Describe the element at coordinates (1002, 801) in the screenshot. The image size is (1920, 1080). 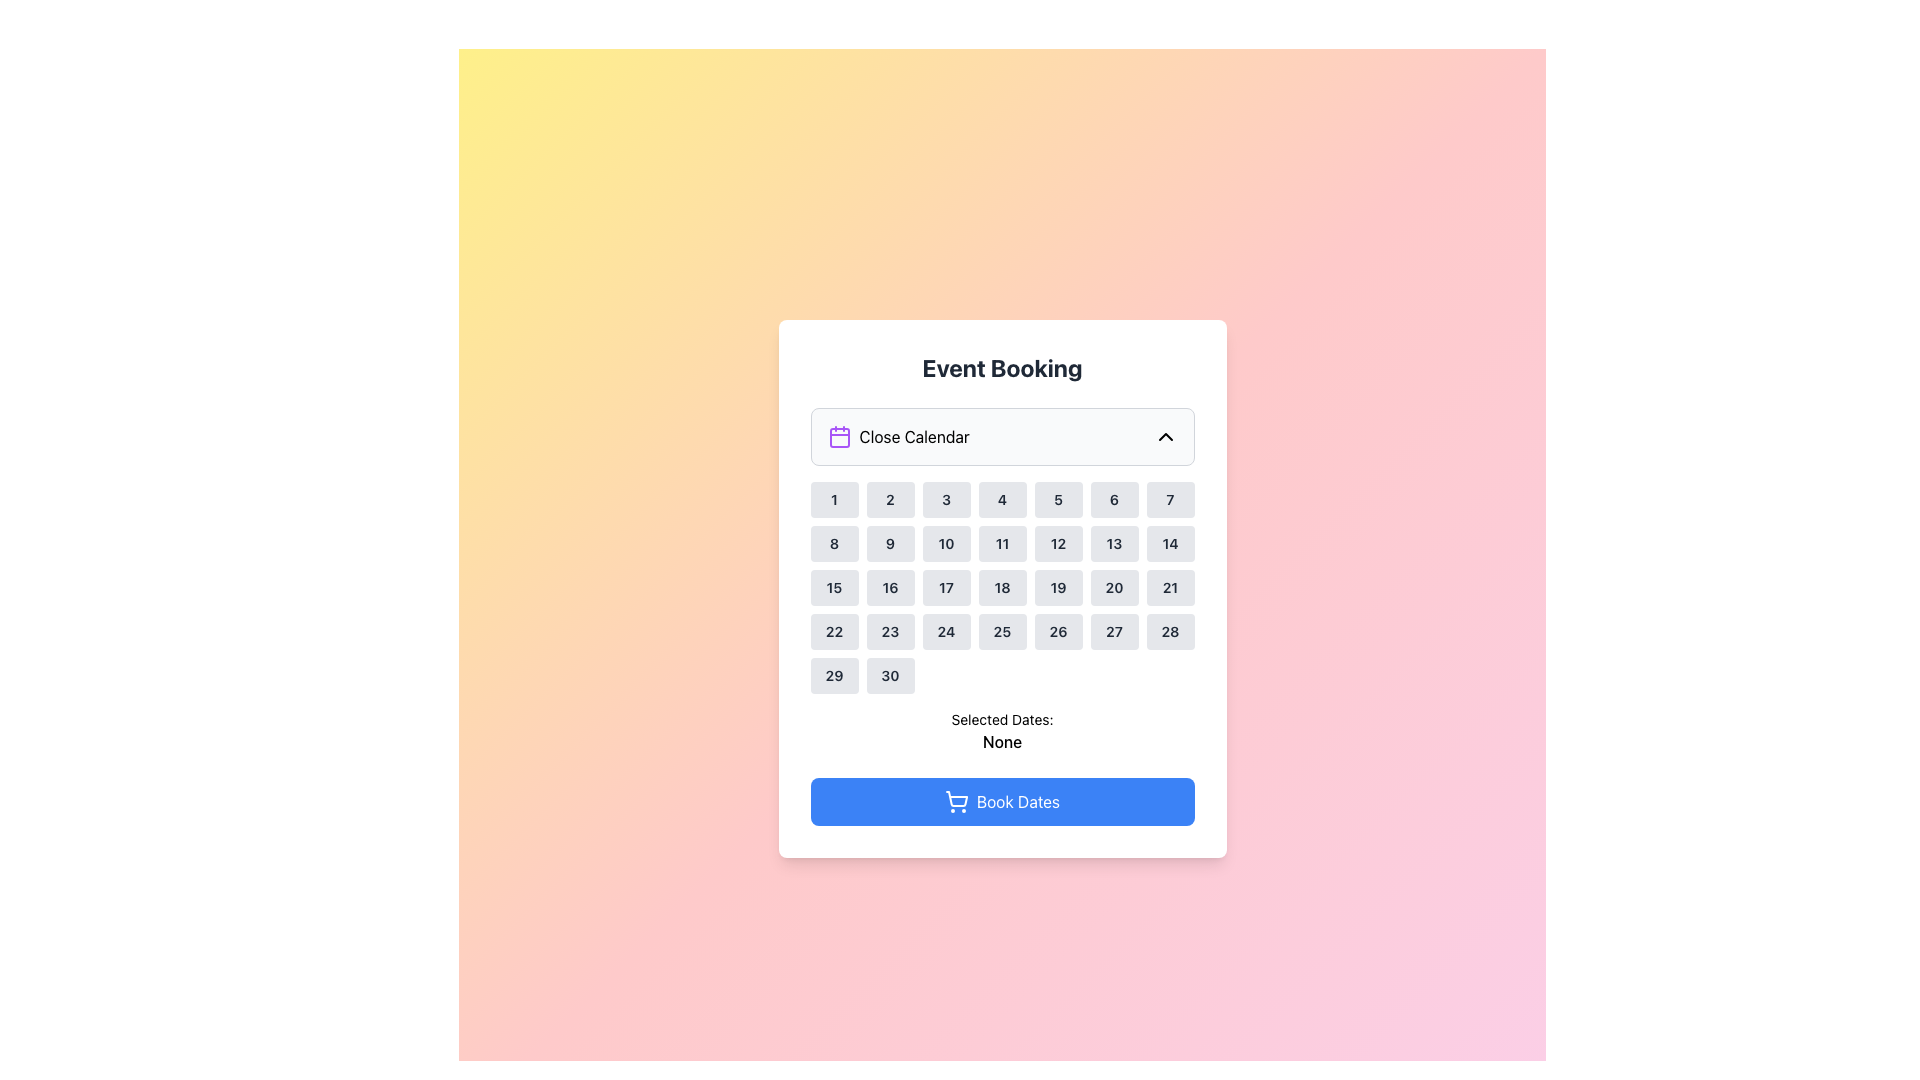
I see `the confirm button located at the bottom of the card layout` at that location.